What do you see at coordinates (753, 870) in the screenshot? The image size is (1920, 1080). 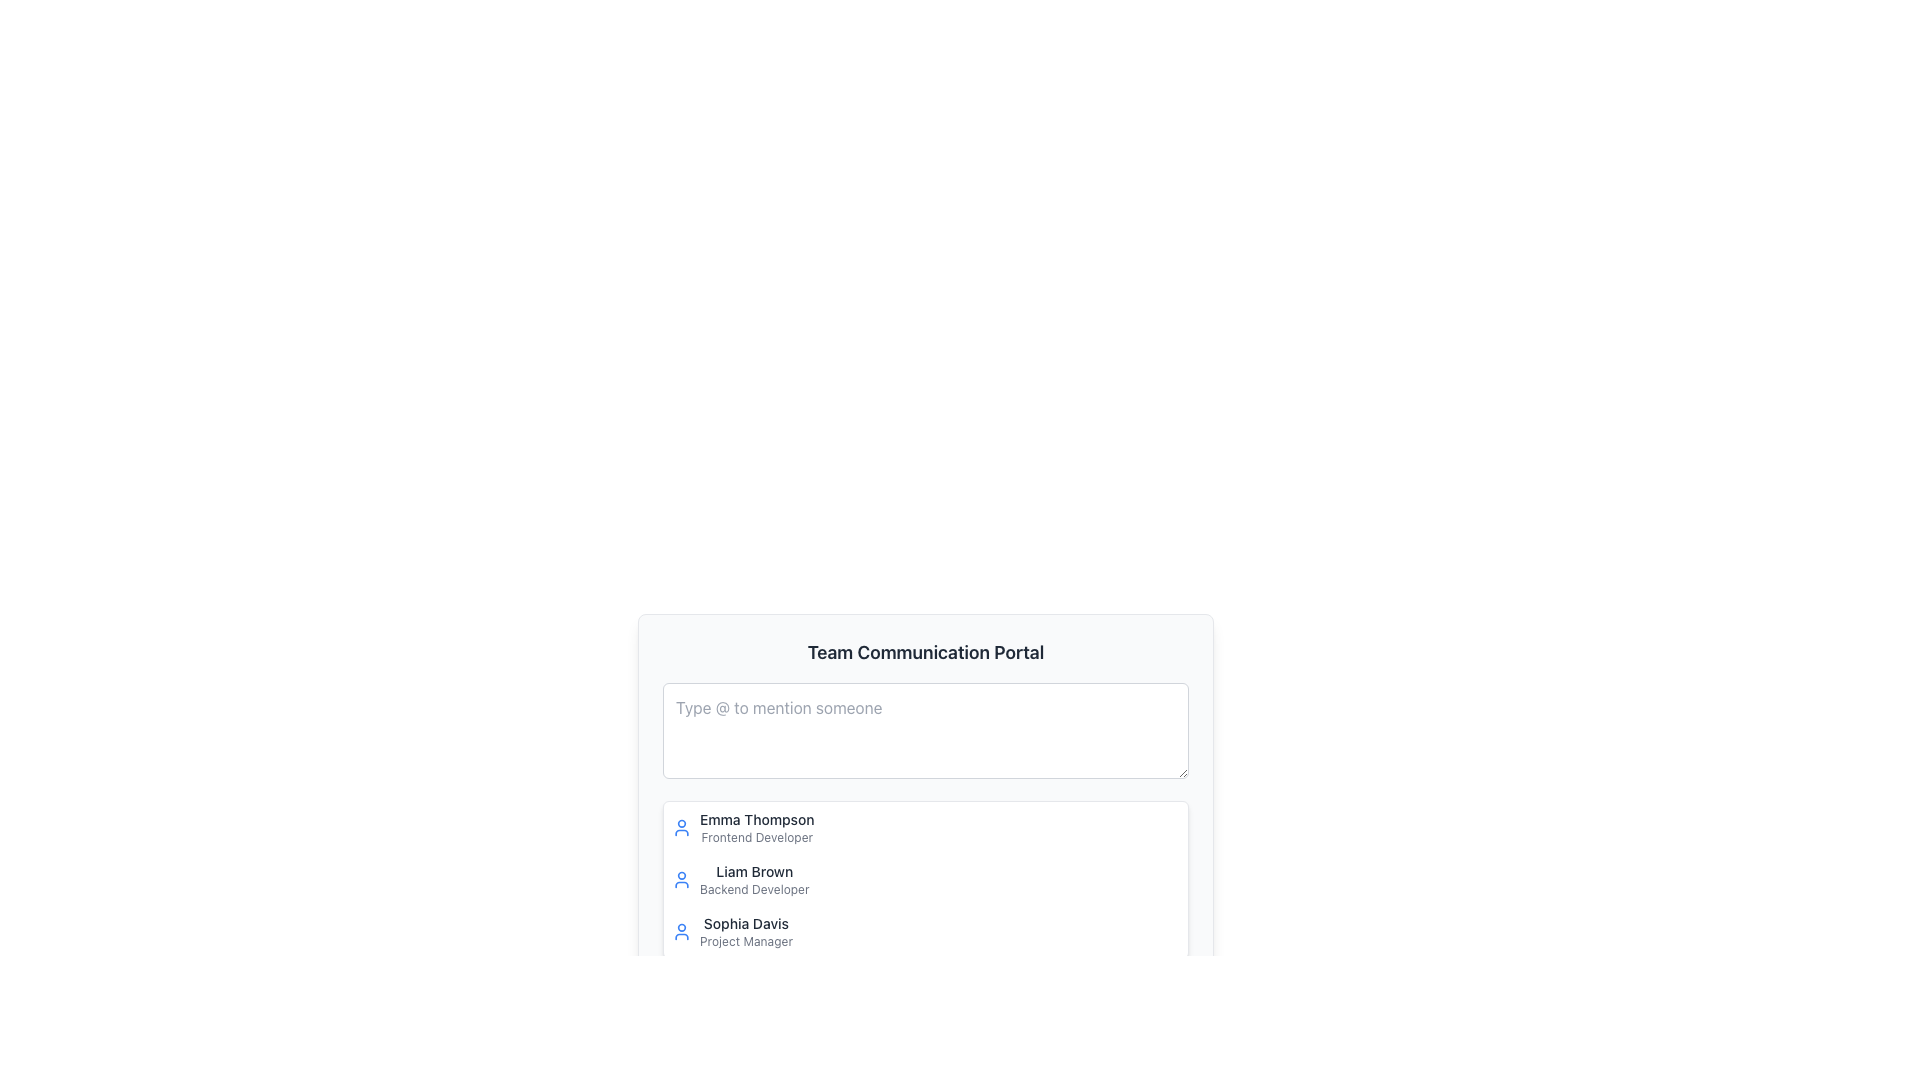 I see `the label identifying the name of the team member, which is positioned above 'Sophia Davis' and below 'Emma Thompson' on the right side of the interface` at bounding box center [753, 870].